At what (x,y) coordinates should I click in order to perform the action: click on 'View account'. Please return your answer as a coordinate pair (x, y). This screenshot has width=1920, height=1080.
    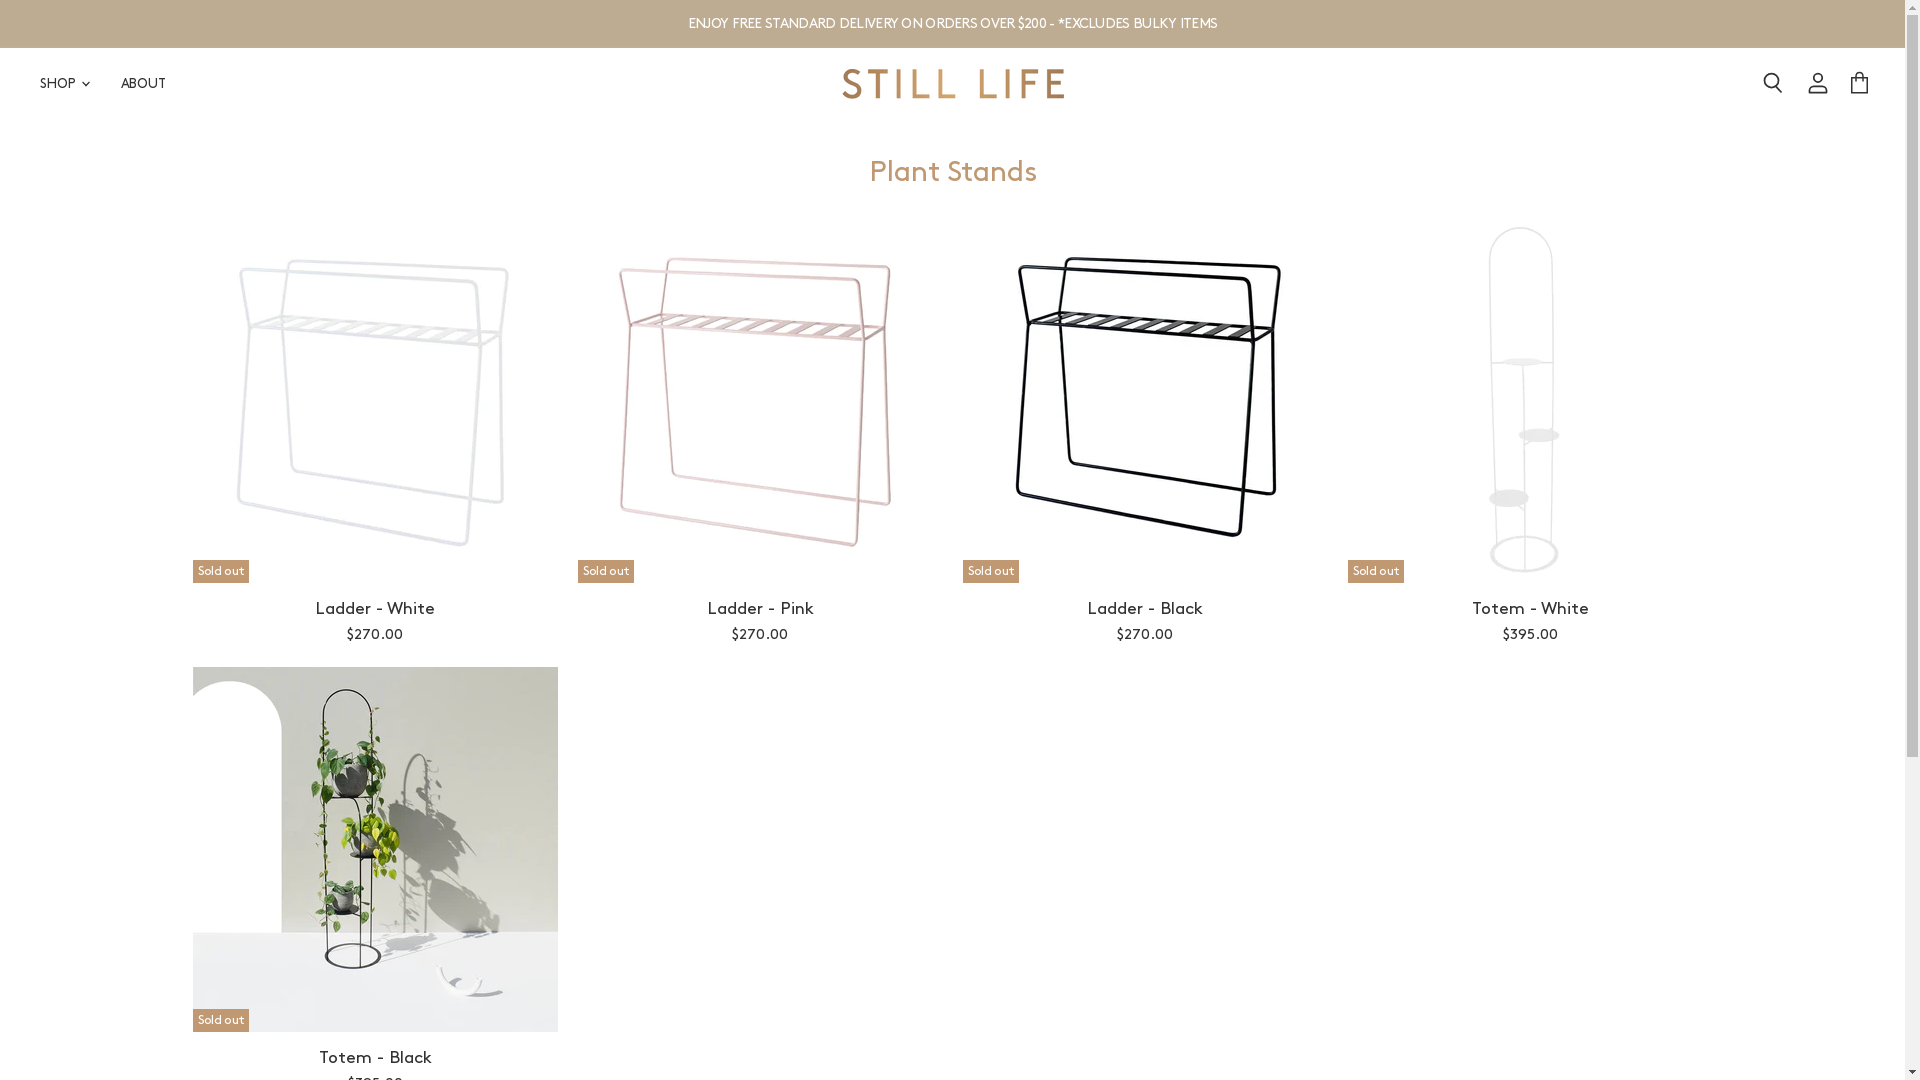
    Looking at the image, I should click on (1818, 83).